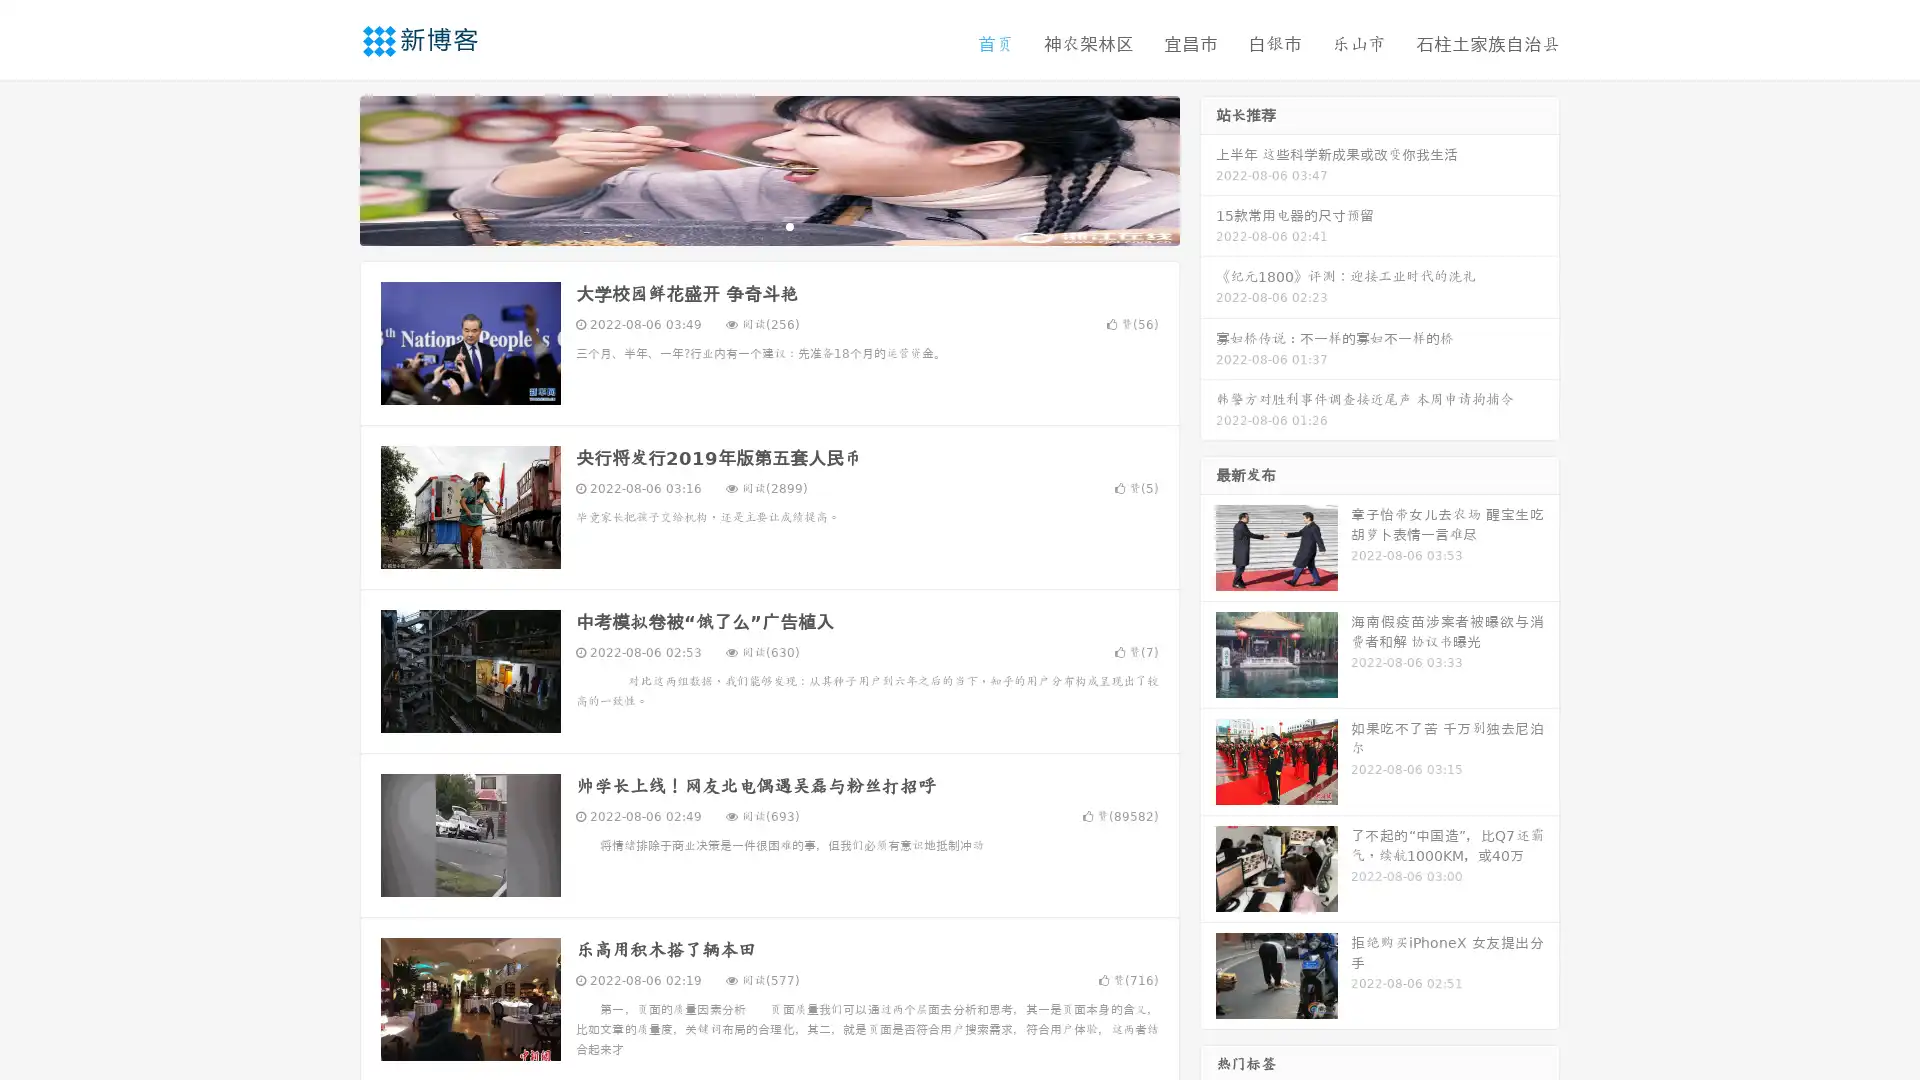 This screenshot has width=1920, height=1080. I want to click on Go to slide 3, so click(789, 225).